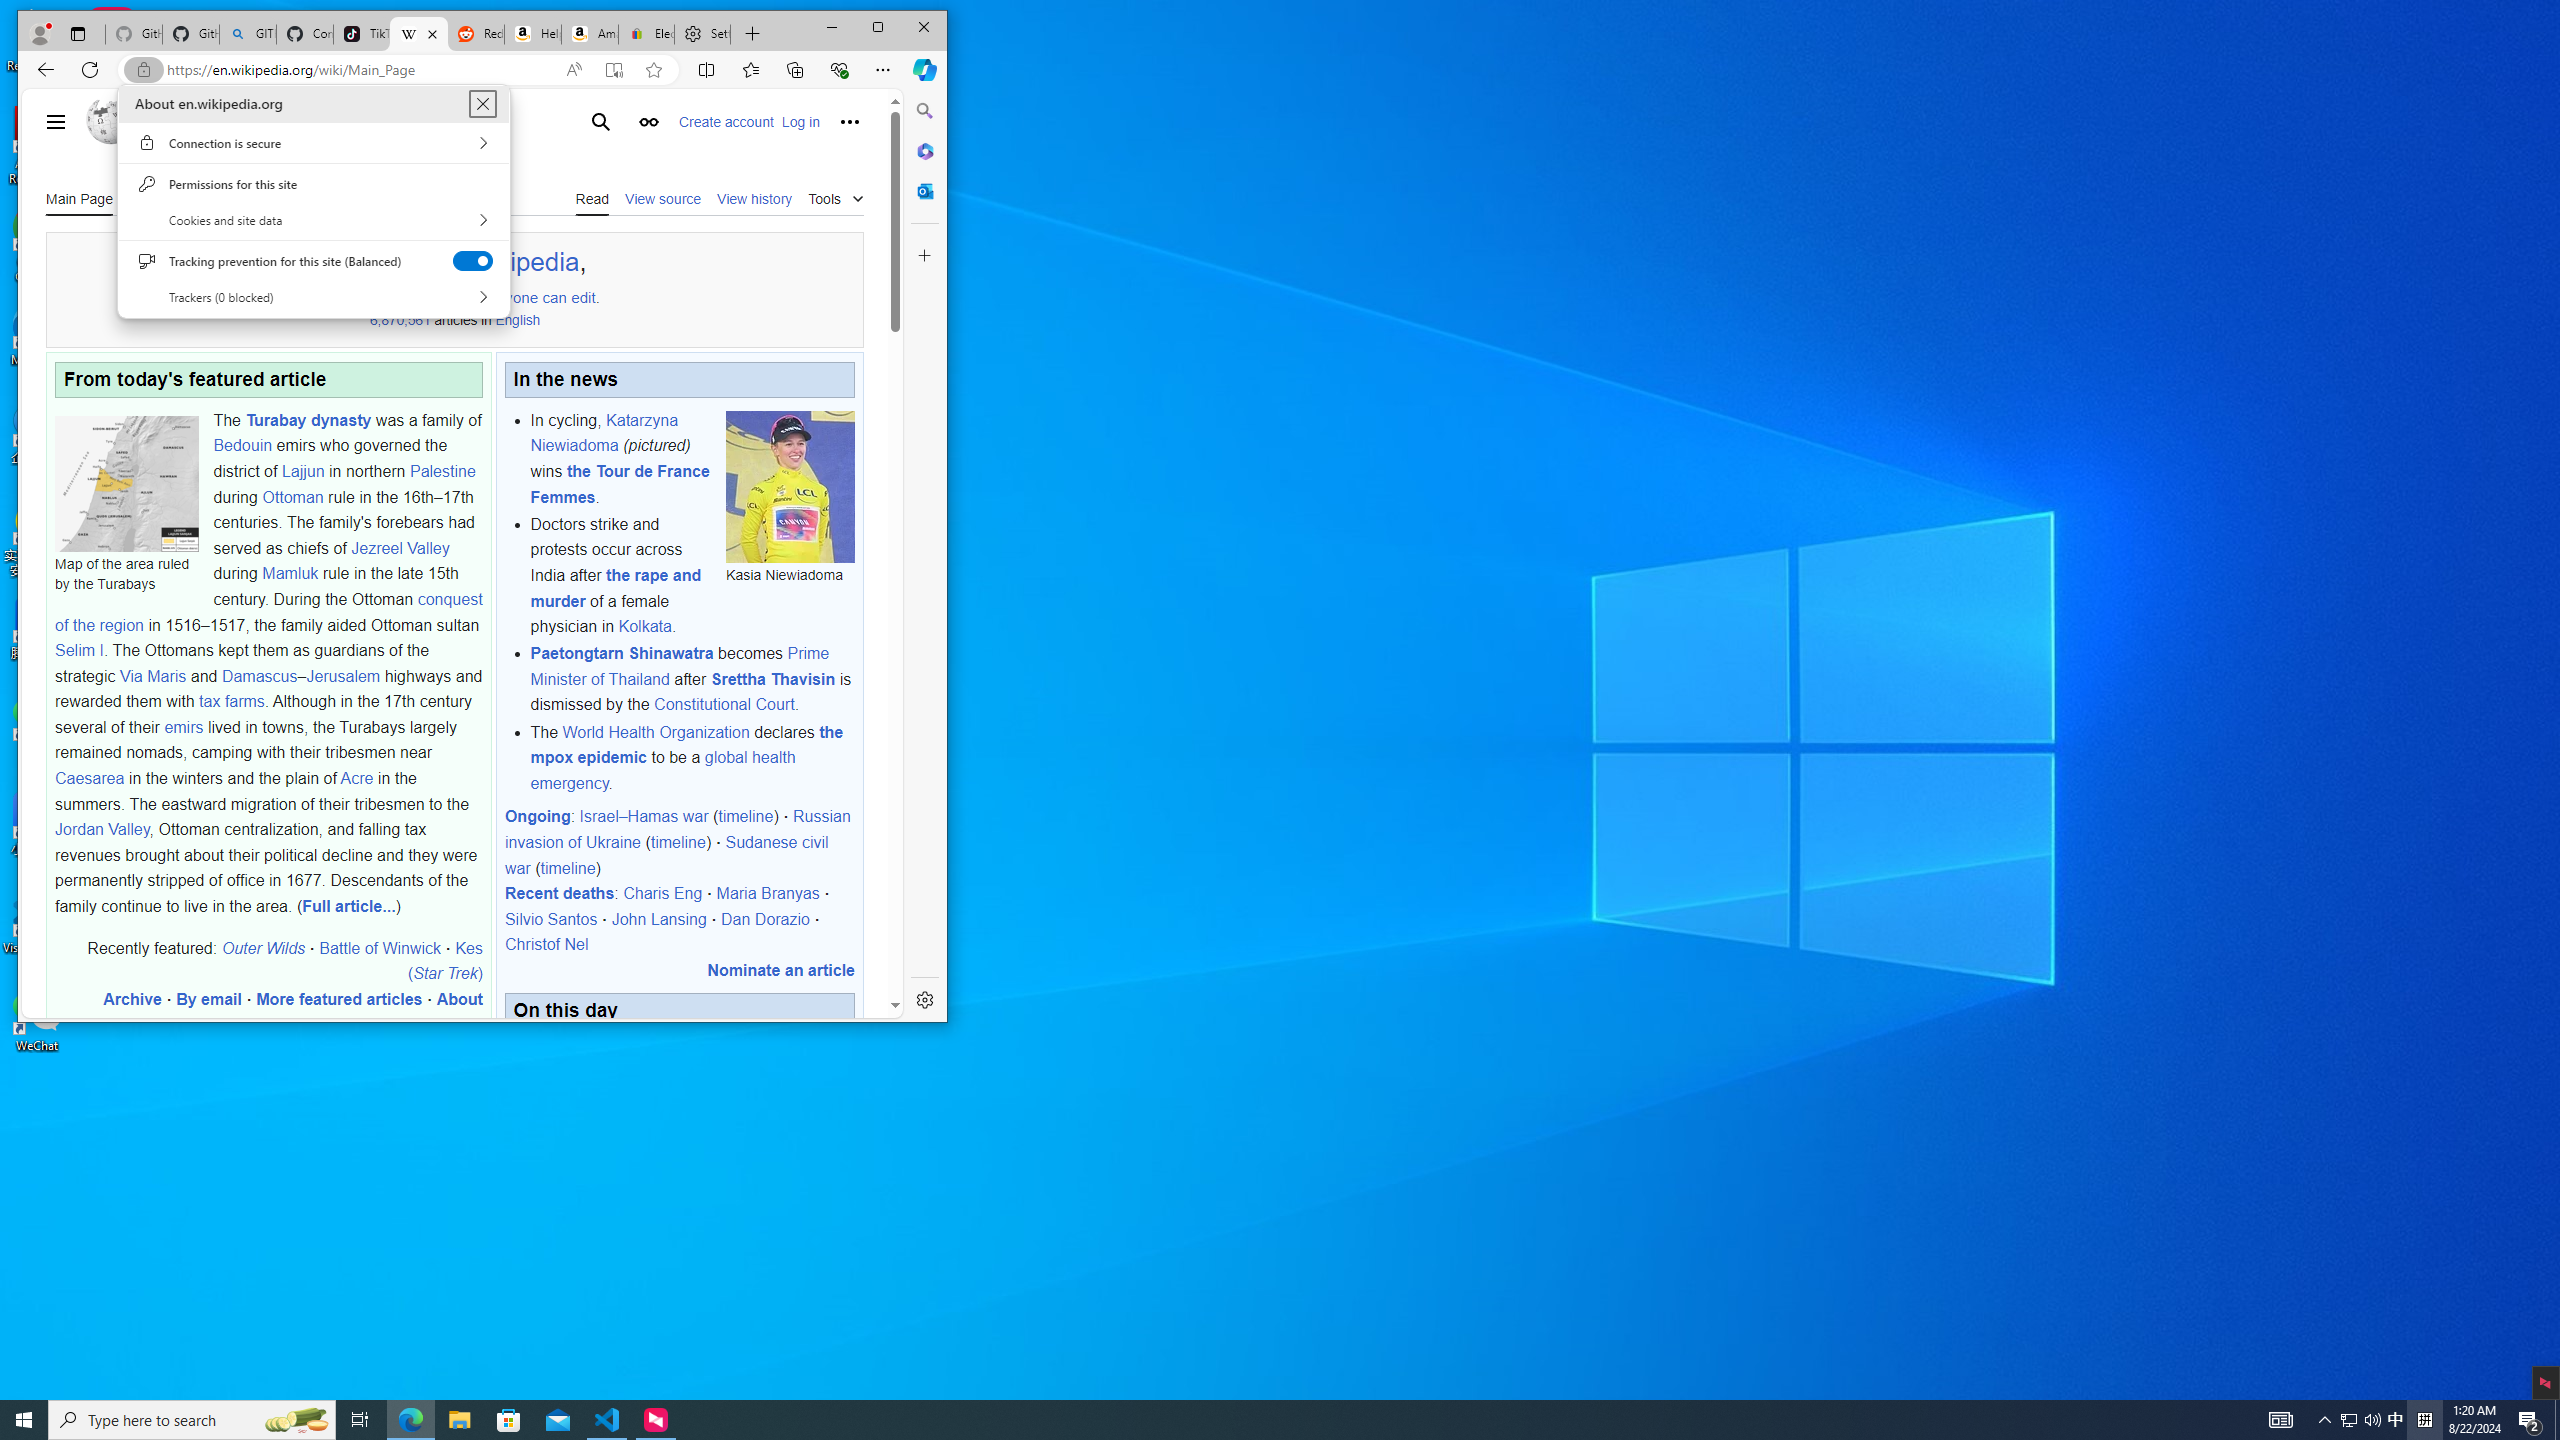  I want to click on 'Maria Branyas', so click(767, 893).